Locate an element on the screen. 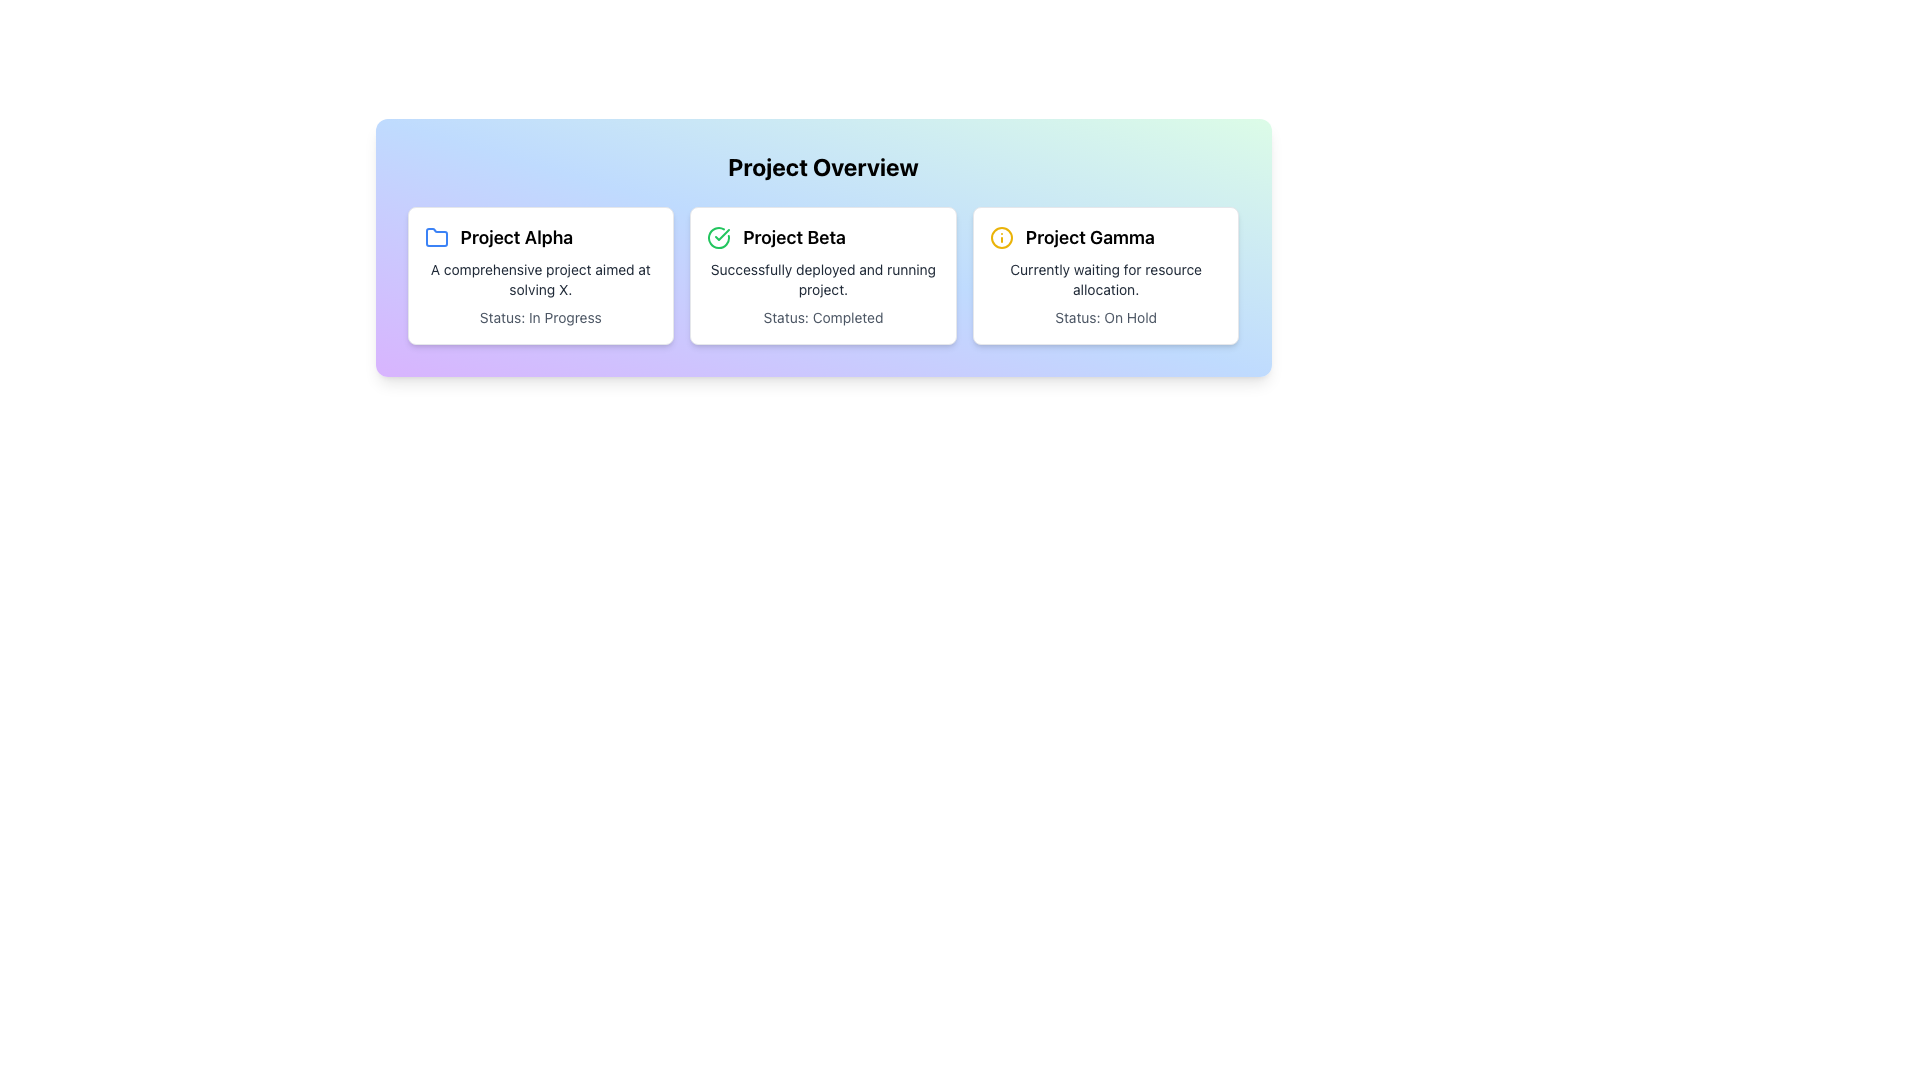 This screenshot has height=1080, width=1920. the 'Project Beta' text label, which is styled in bold and larger size, located in the center section of the second card under the 'Project Overview' heading is located at coordinates (793, 237).